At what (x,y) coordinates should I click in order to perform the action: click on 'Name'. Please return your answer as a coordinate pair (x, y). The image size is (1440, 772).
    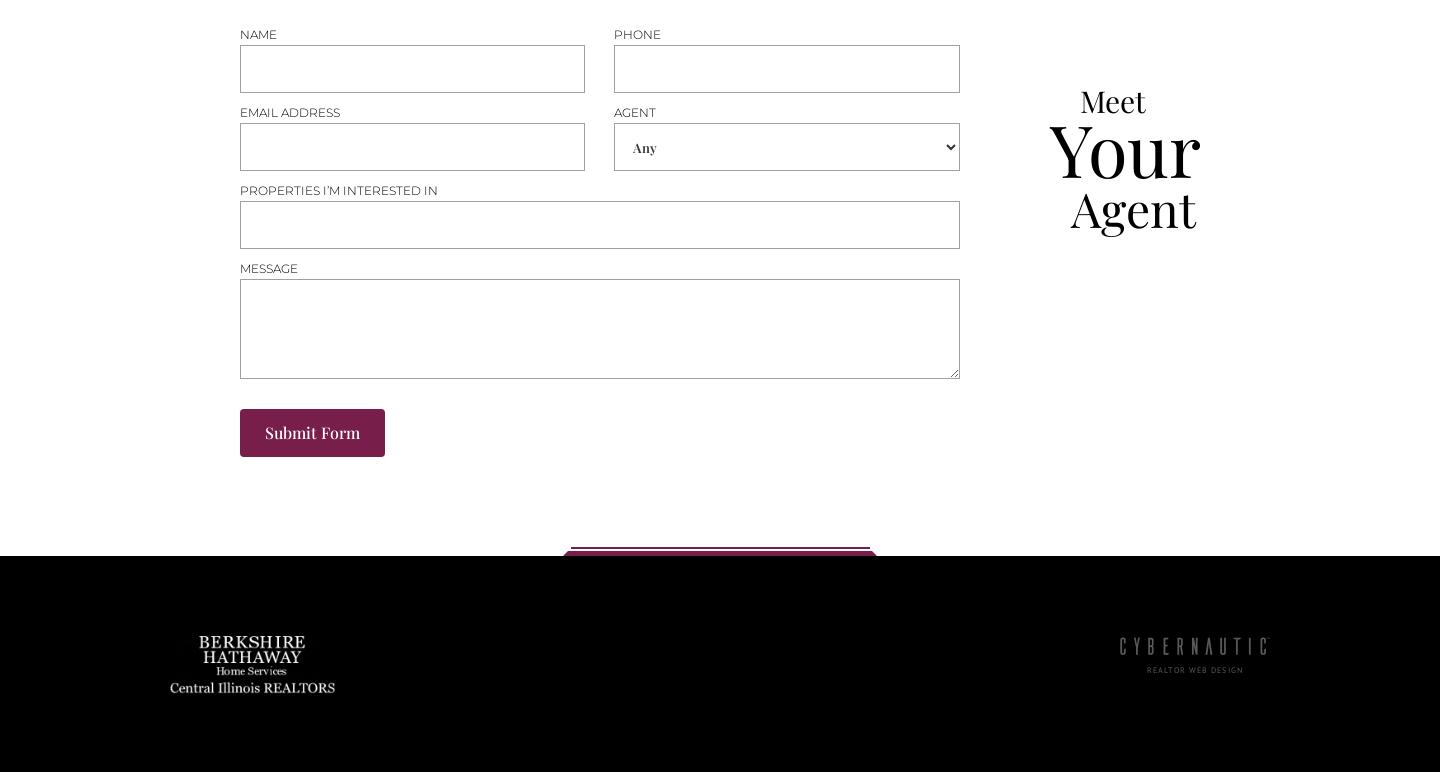
    Looking at the image, I should click on (256, 33).